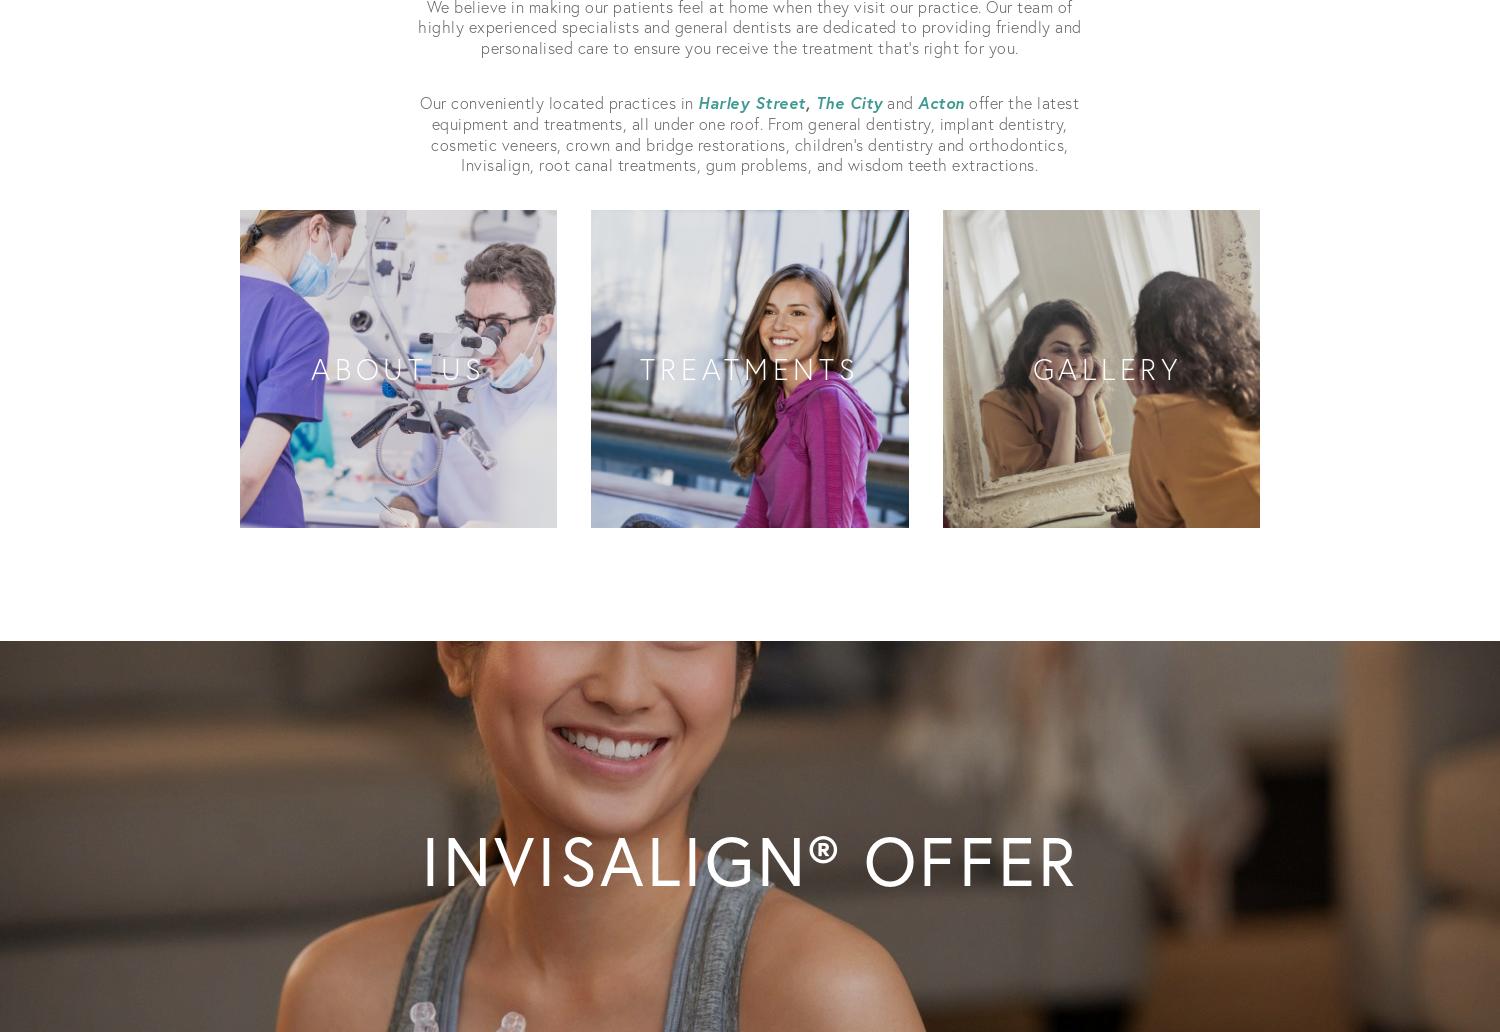 The image size is (1500, 1032). I want to click on 'Acton', so click(918, 101).